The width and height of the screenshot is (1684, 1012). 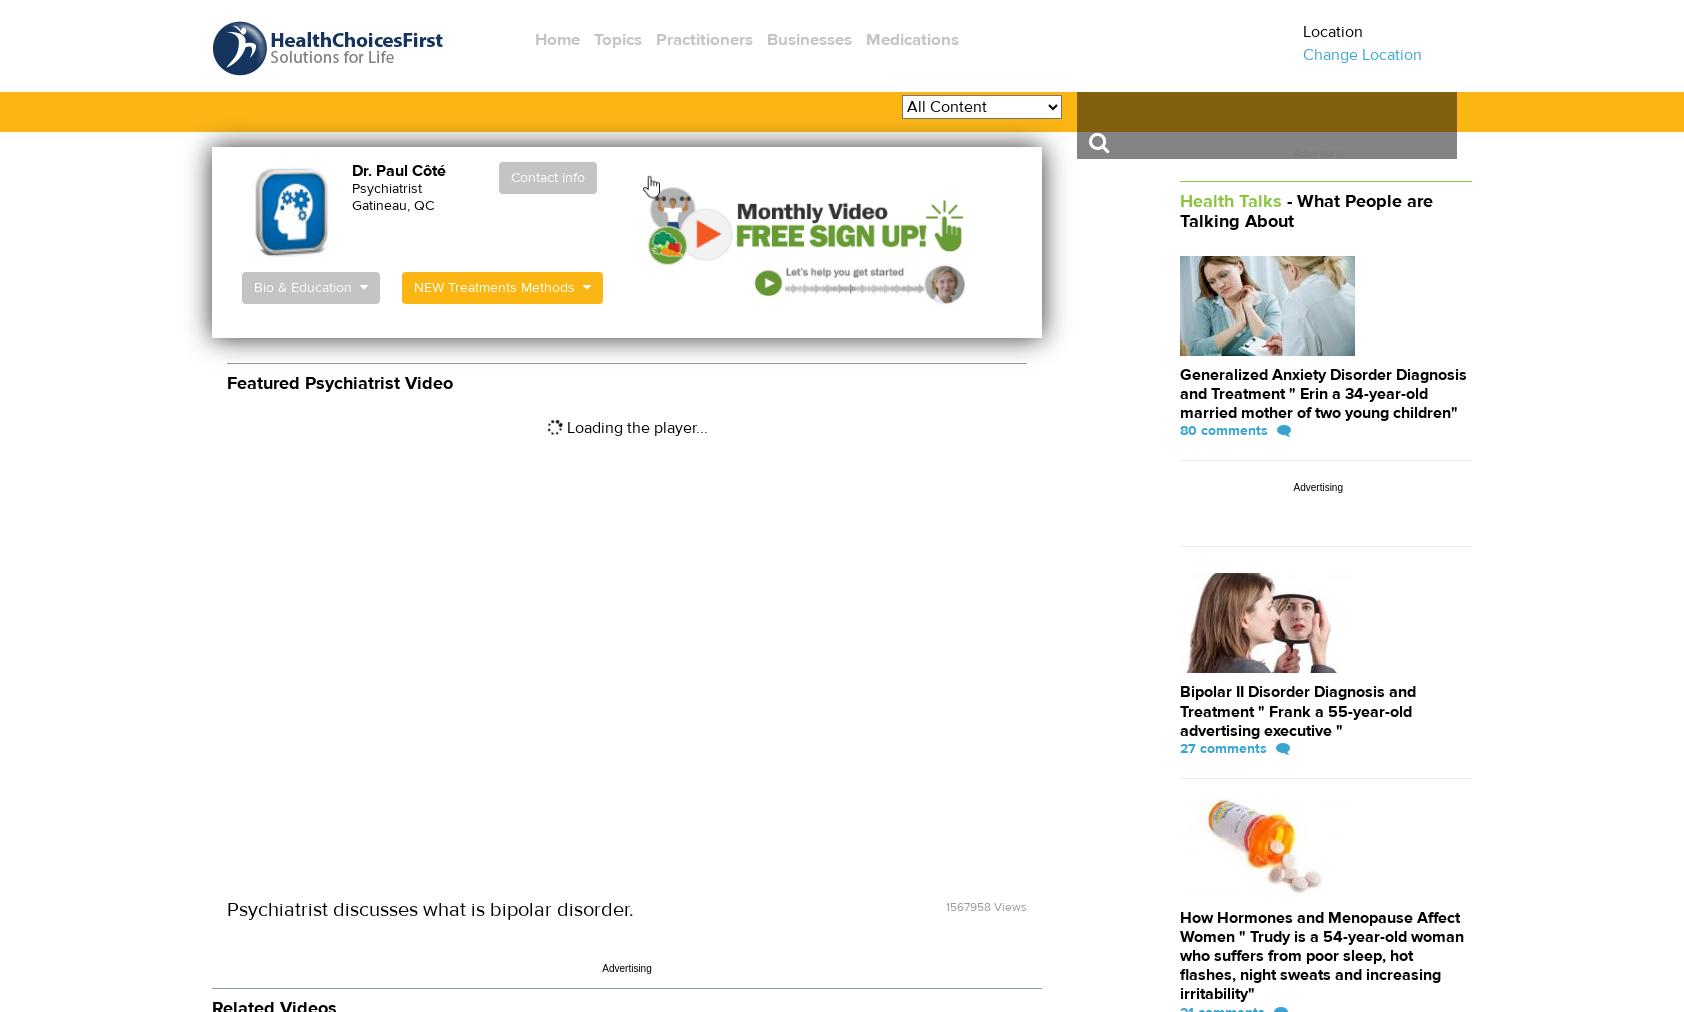 I want to click on 'Home', so click(x=556, y=38).